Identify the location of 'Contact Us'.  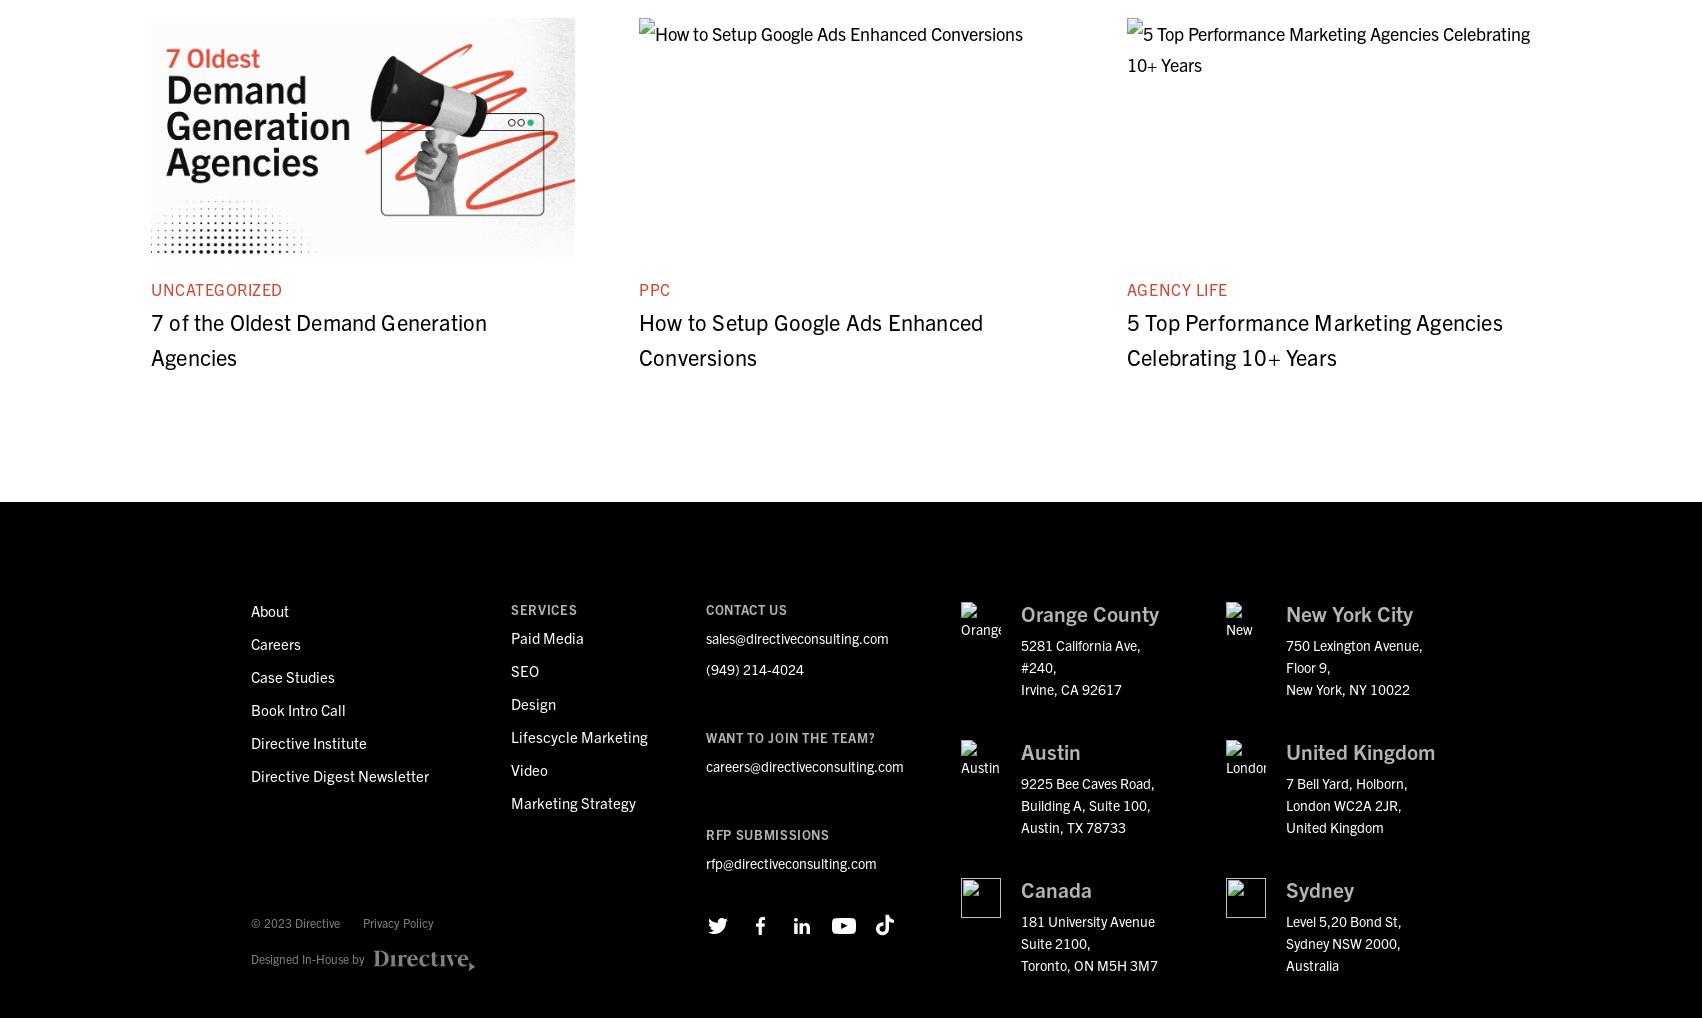
(745, 609).